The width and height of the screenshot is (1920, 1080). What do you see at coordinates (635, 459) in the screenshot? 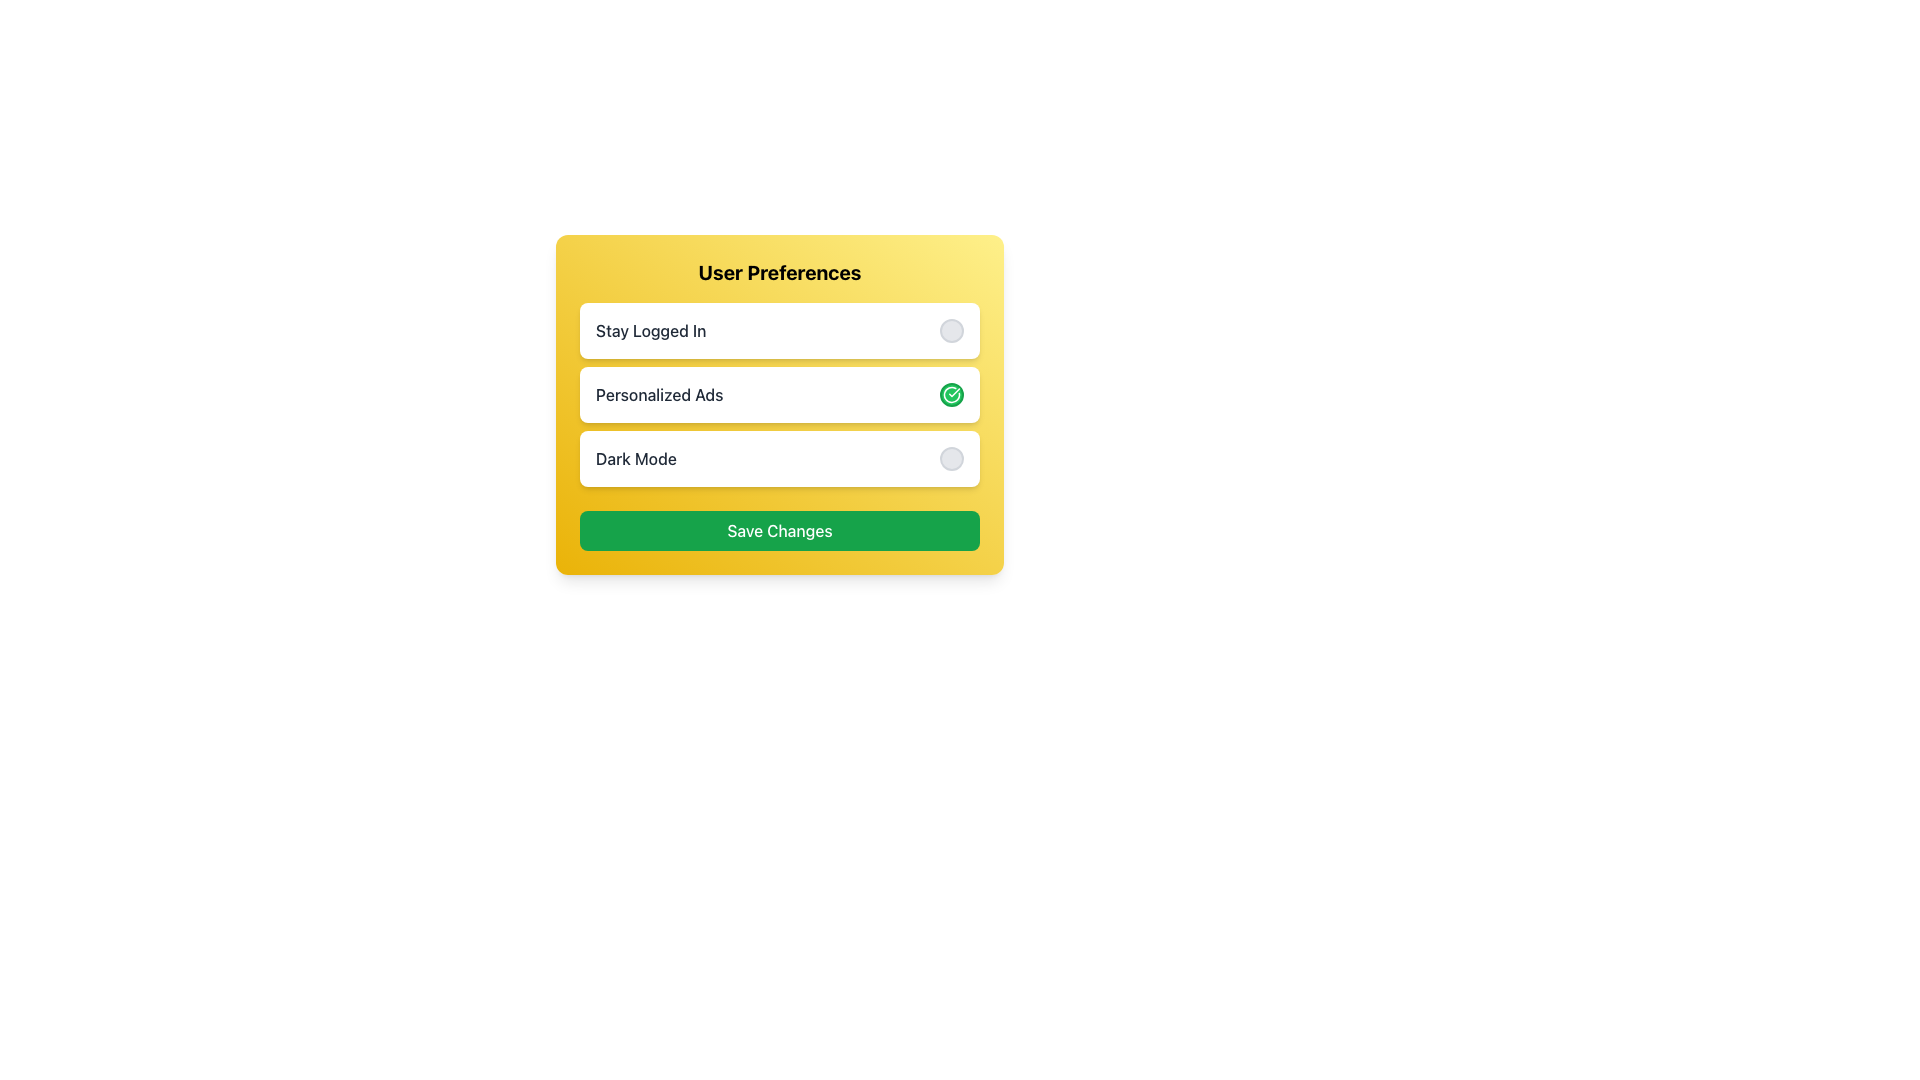
I see `the 'Dark Mode' text label, which is styled with medium-gray bold font and located within a white rounded rectangle inside a golden background card, positioned as the left-hand label in a settings card layout` at bounding box center [635, 459].